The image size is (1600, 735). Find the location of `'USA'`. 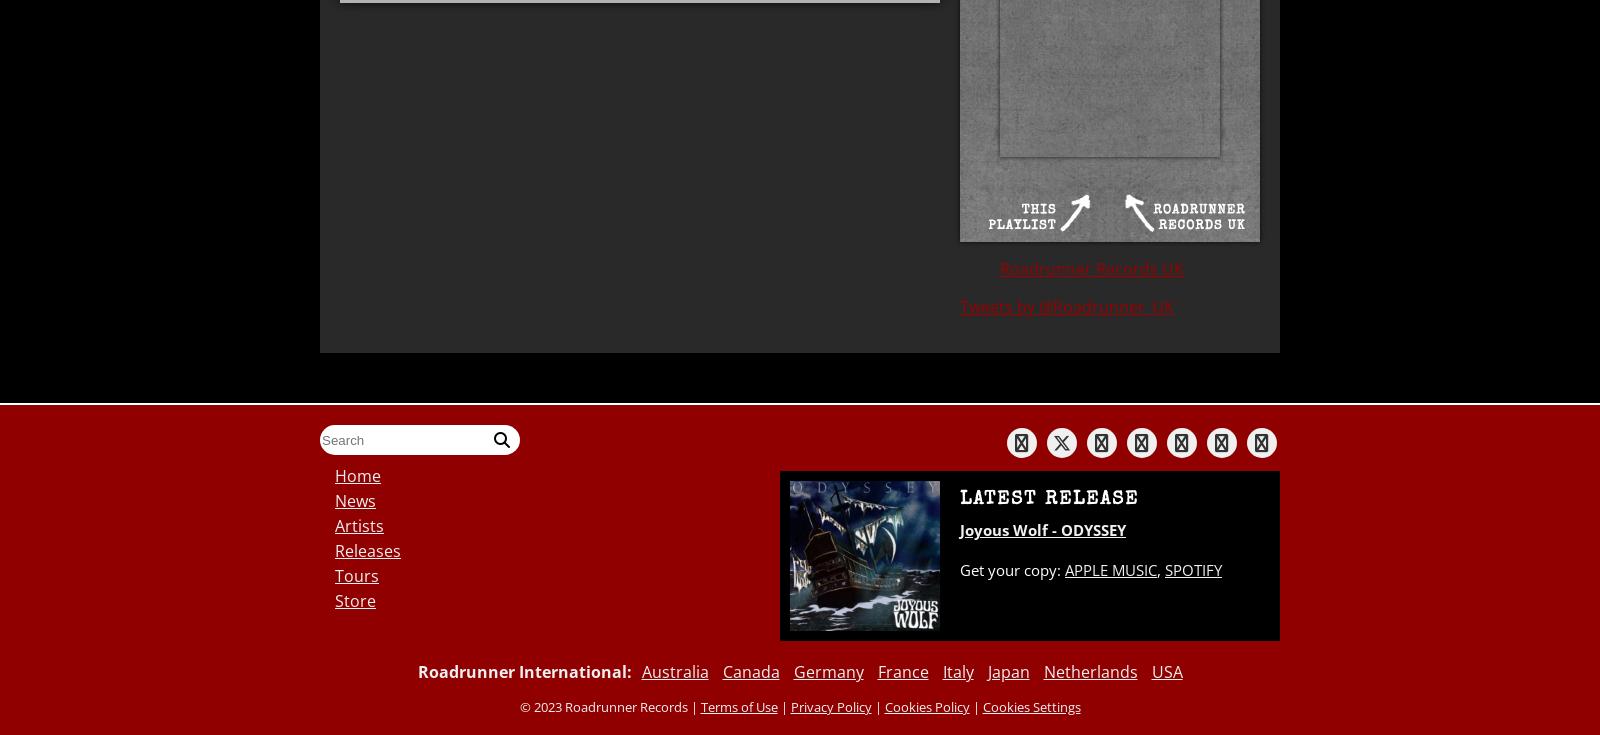

'USA' is located at coordinates (1166, 671).